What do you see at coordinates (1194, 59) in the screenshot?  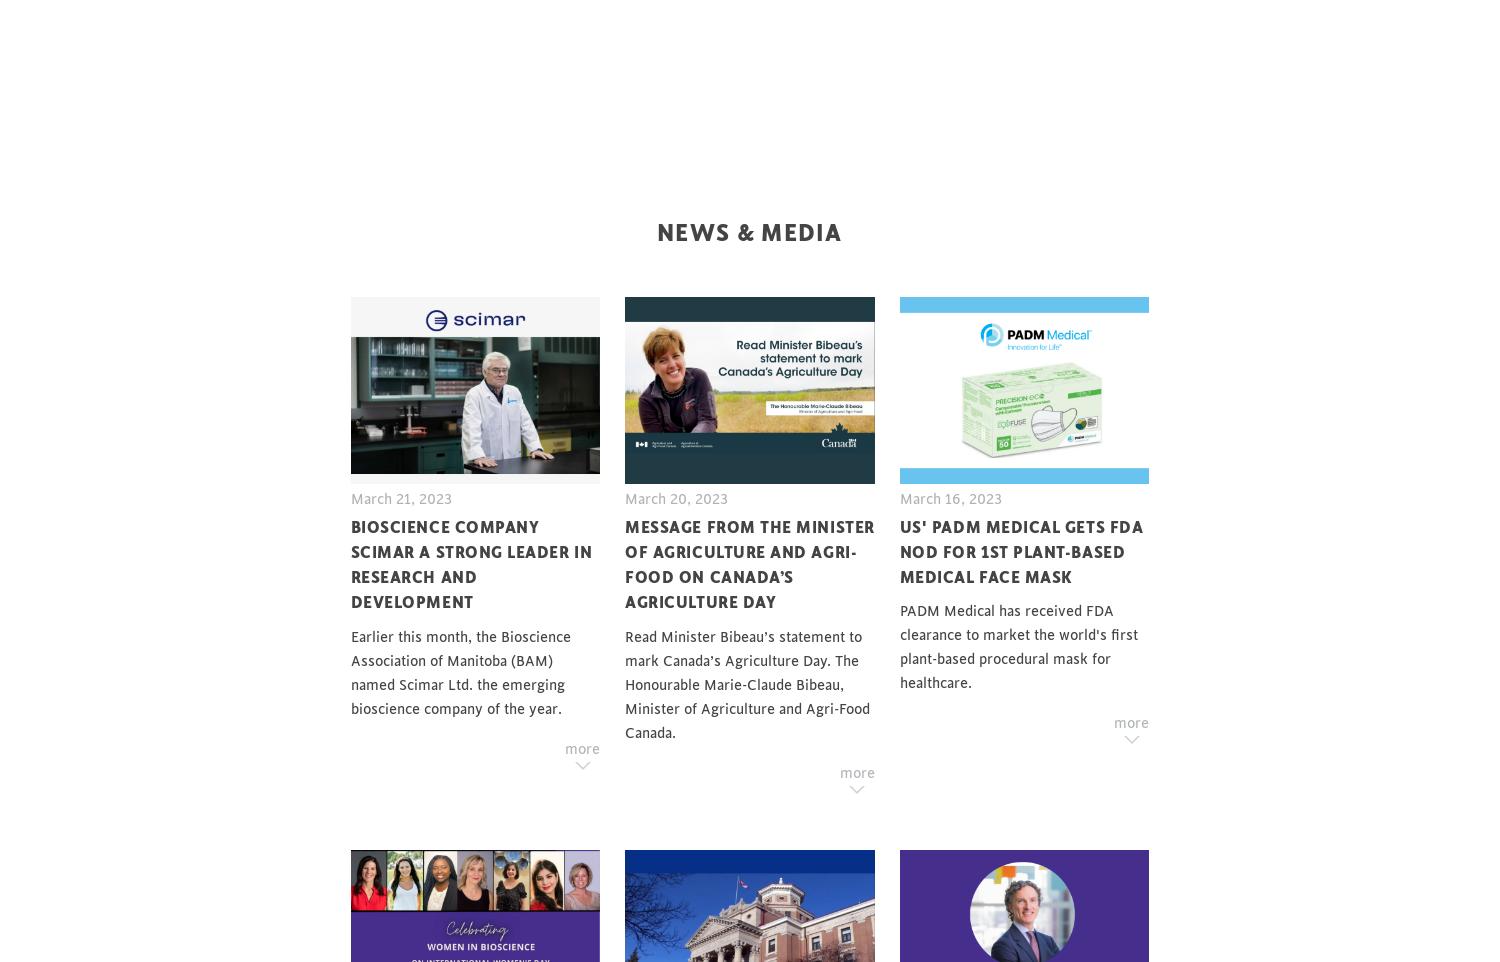 I see `'BAM Support Hub'` at bounding box center [1194, 59].